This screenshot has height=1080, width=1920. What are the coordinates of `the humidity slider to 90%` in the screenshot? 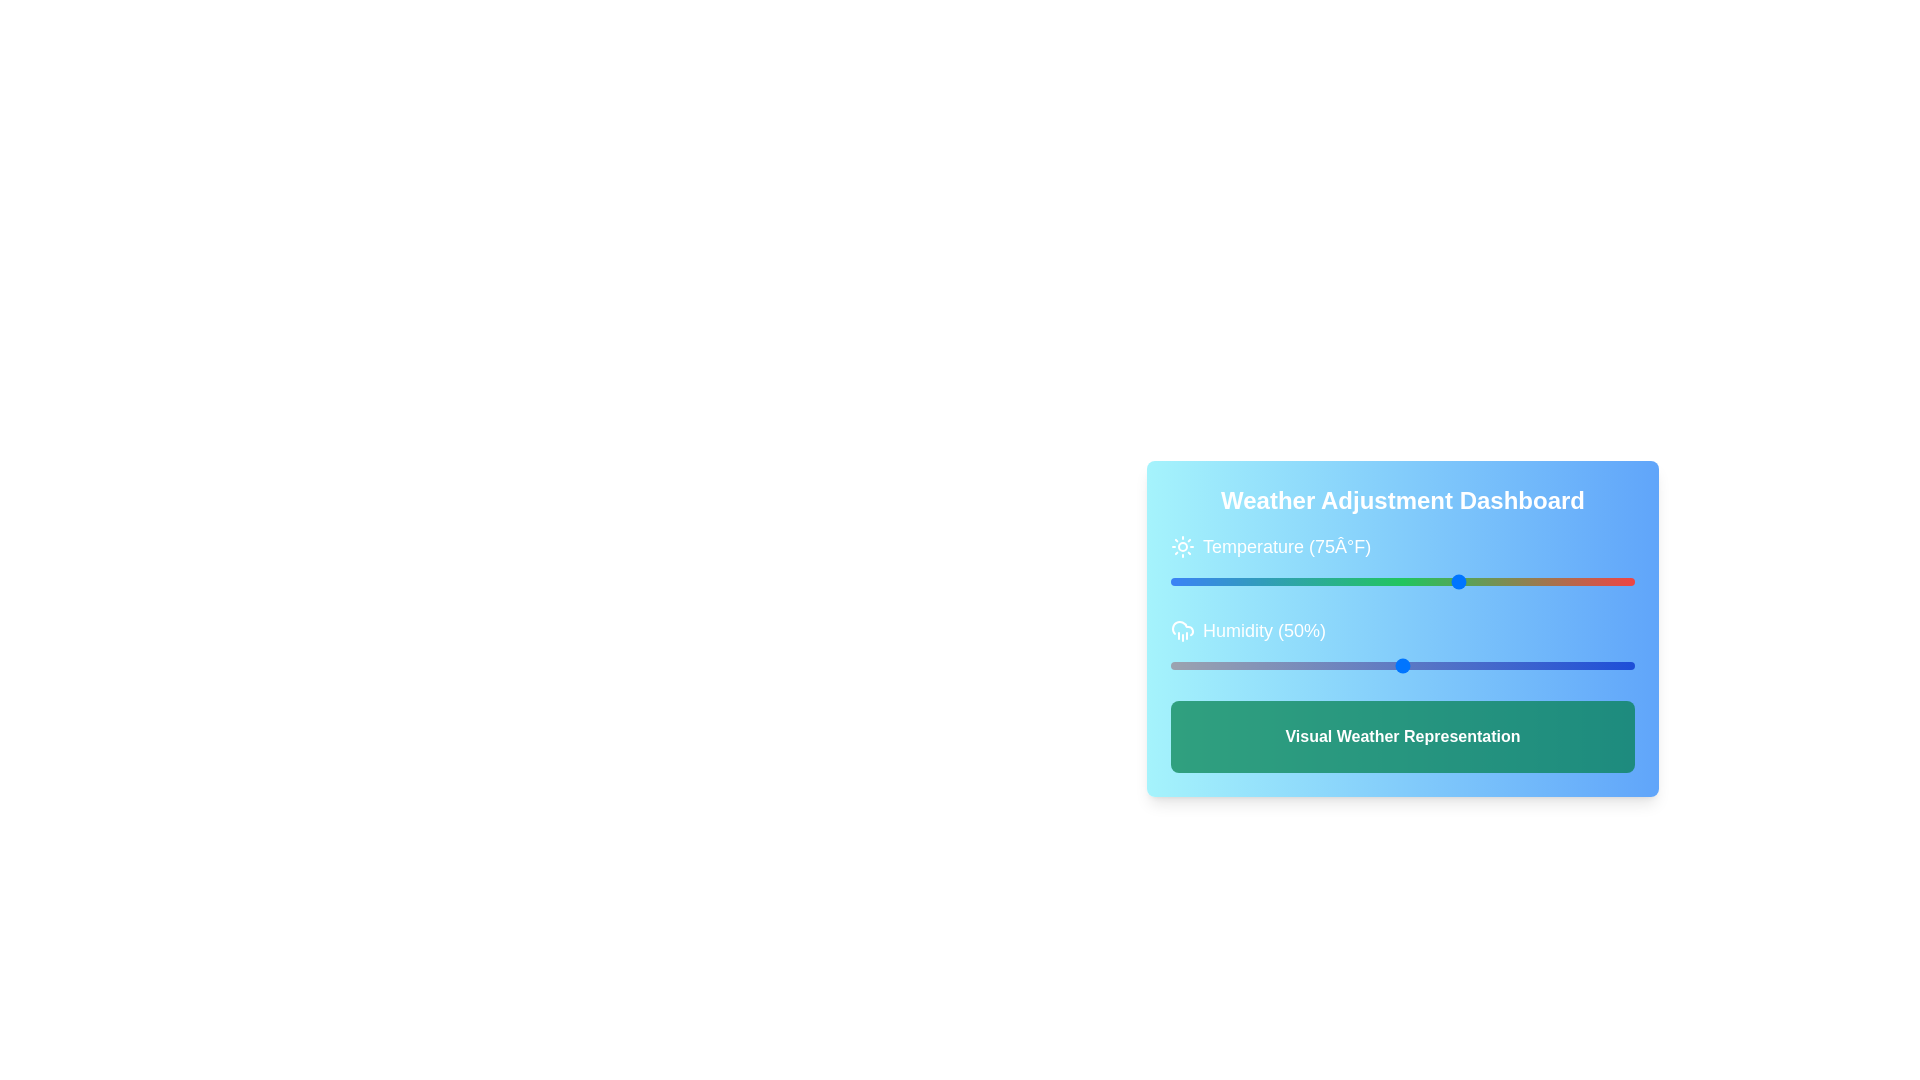 It's located at (1587, 666).